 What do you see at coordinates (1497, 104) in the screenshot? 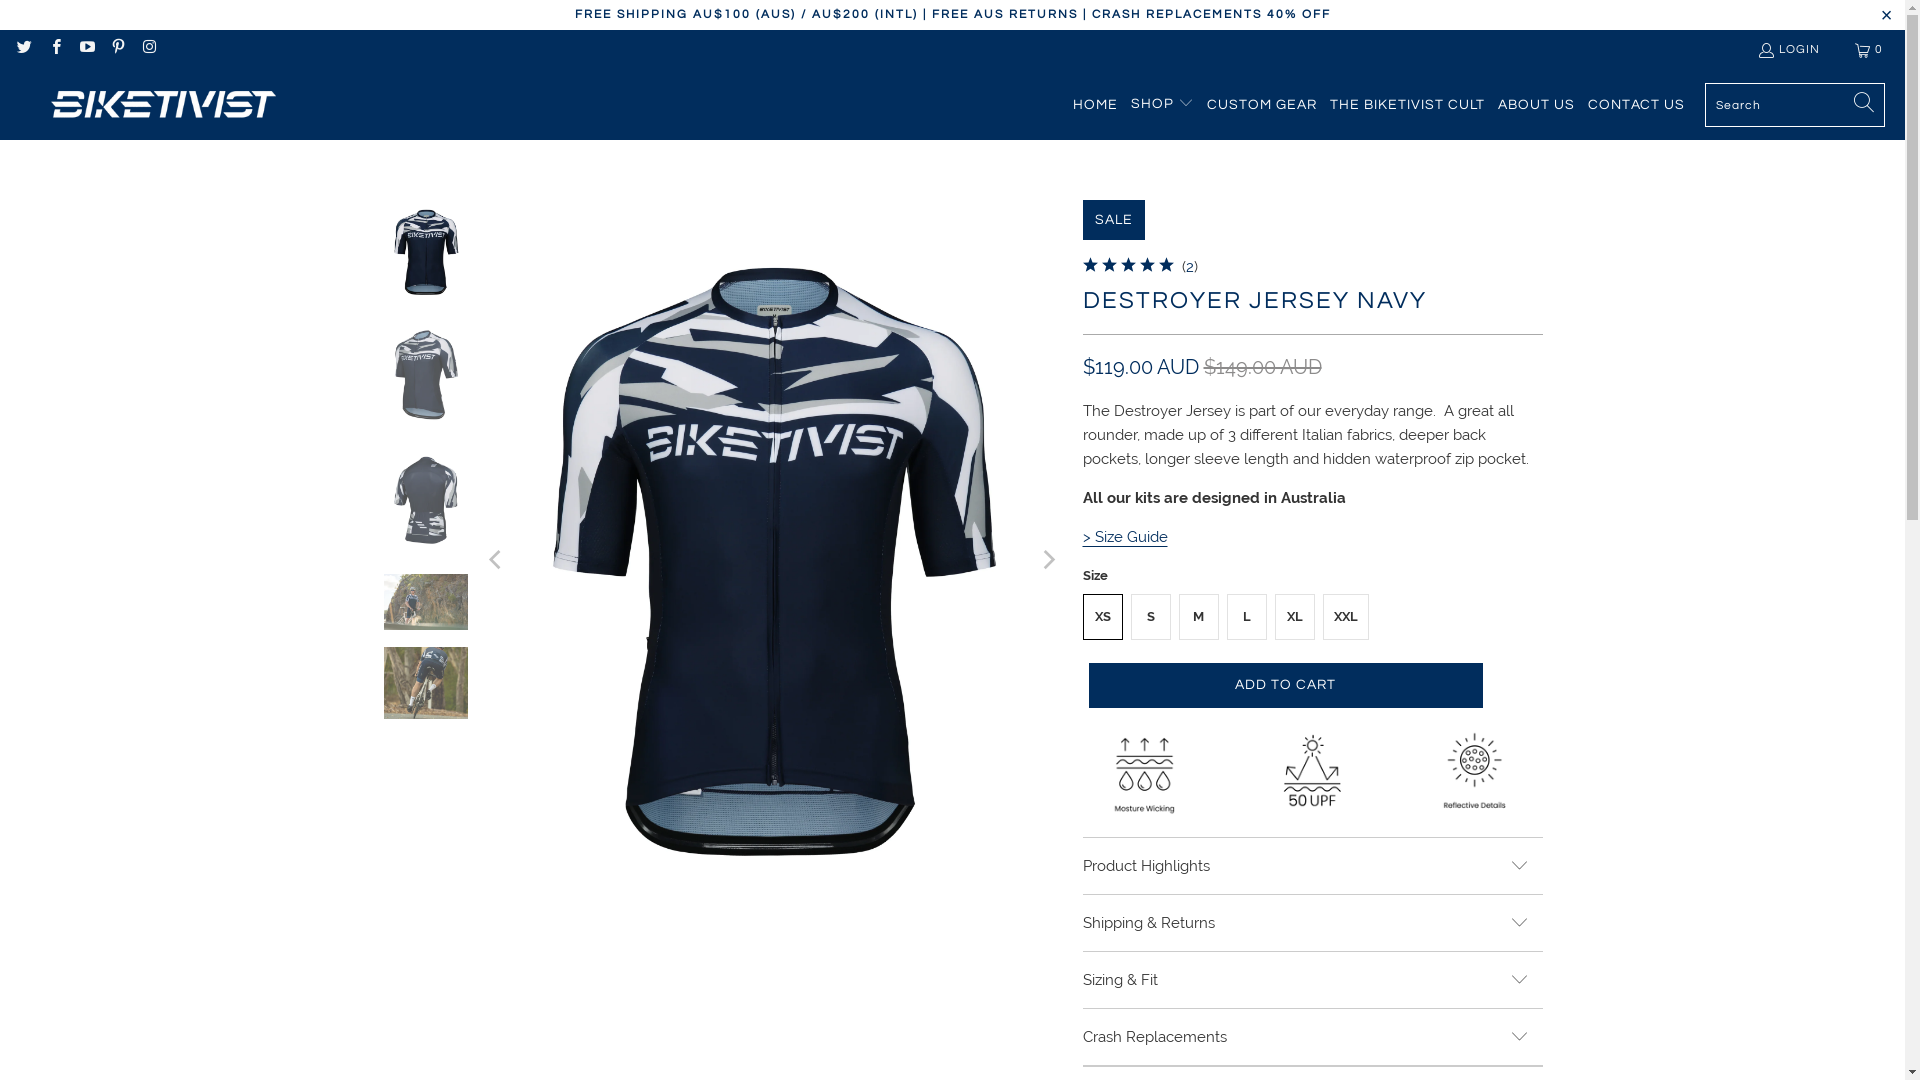
I see `'ABOUT US'` at bounding box center [1497, 104].